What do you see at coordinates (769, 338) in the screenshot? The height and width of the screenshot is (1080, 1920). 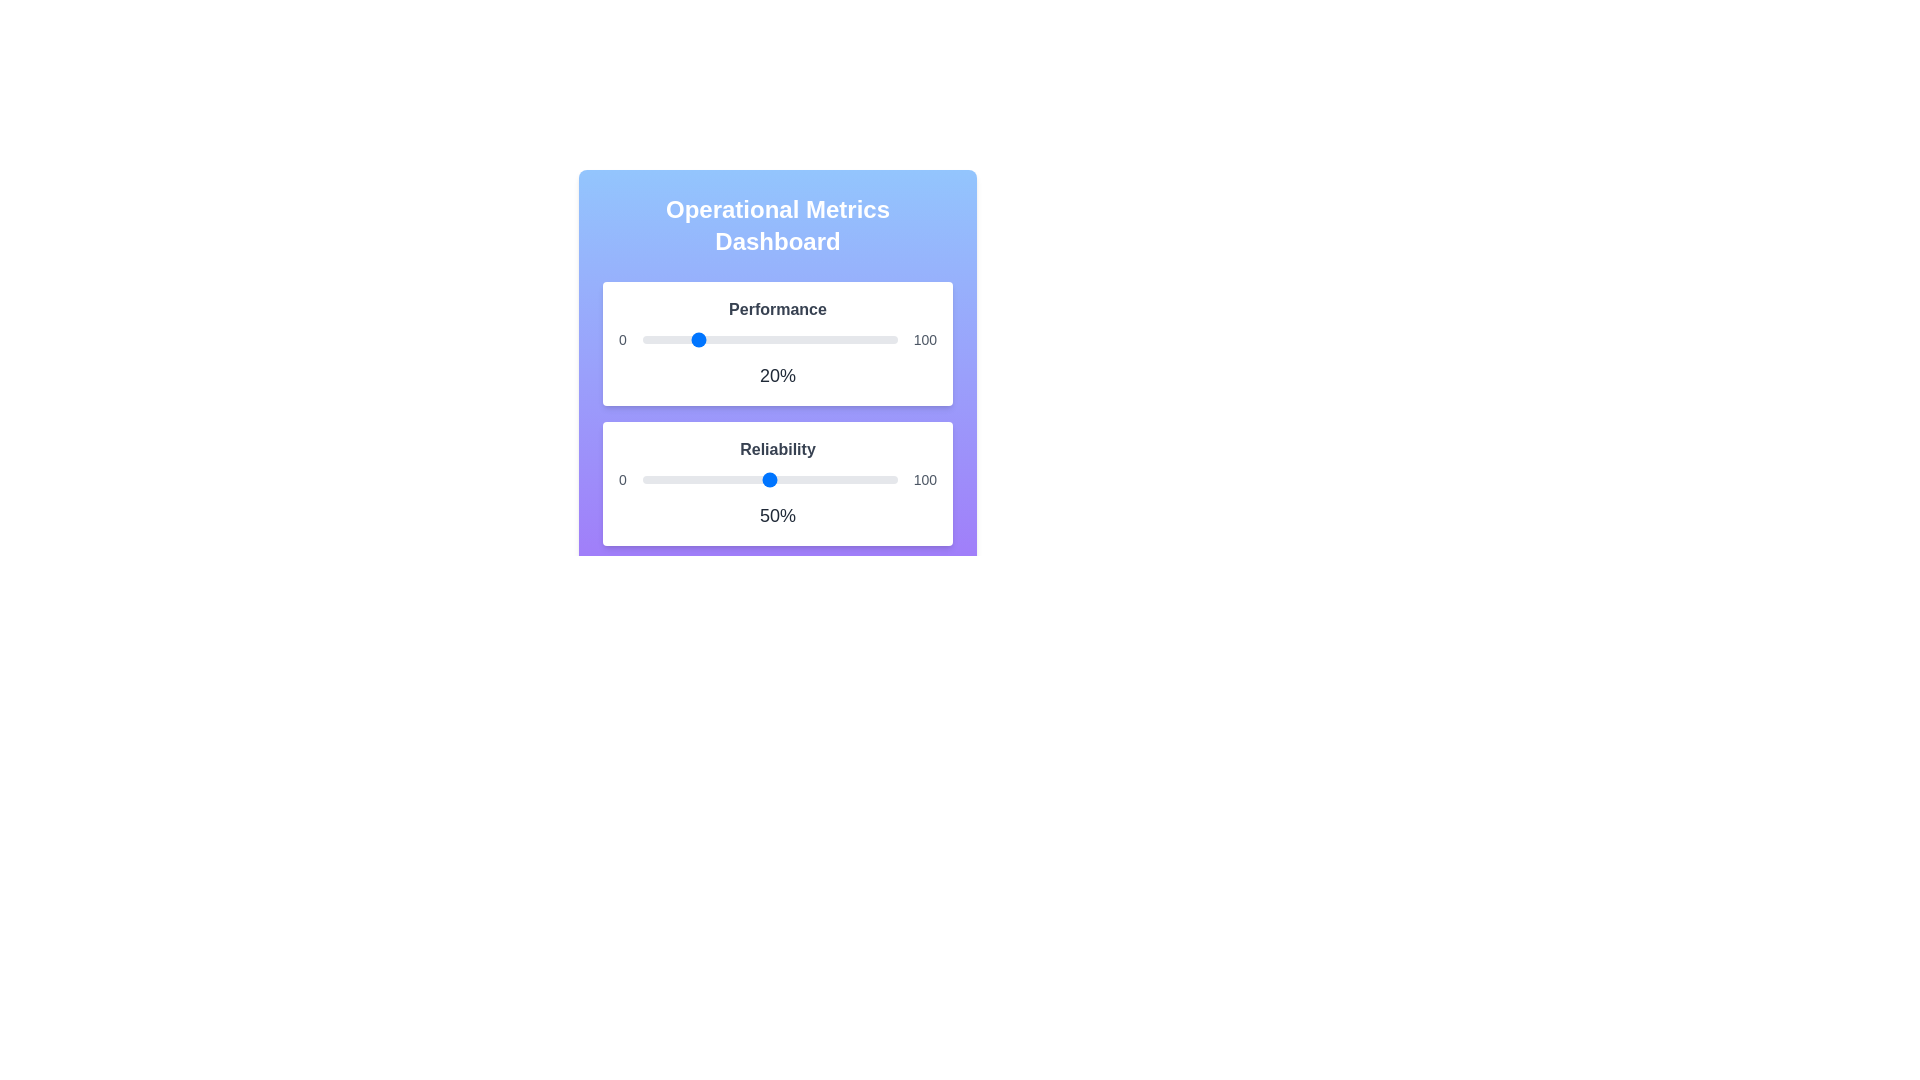 I see `the 'Performance' range slider, currently set at 20` at bounding box center [769, 338].